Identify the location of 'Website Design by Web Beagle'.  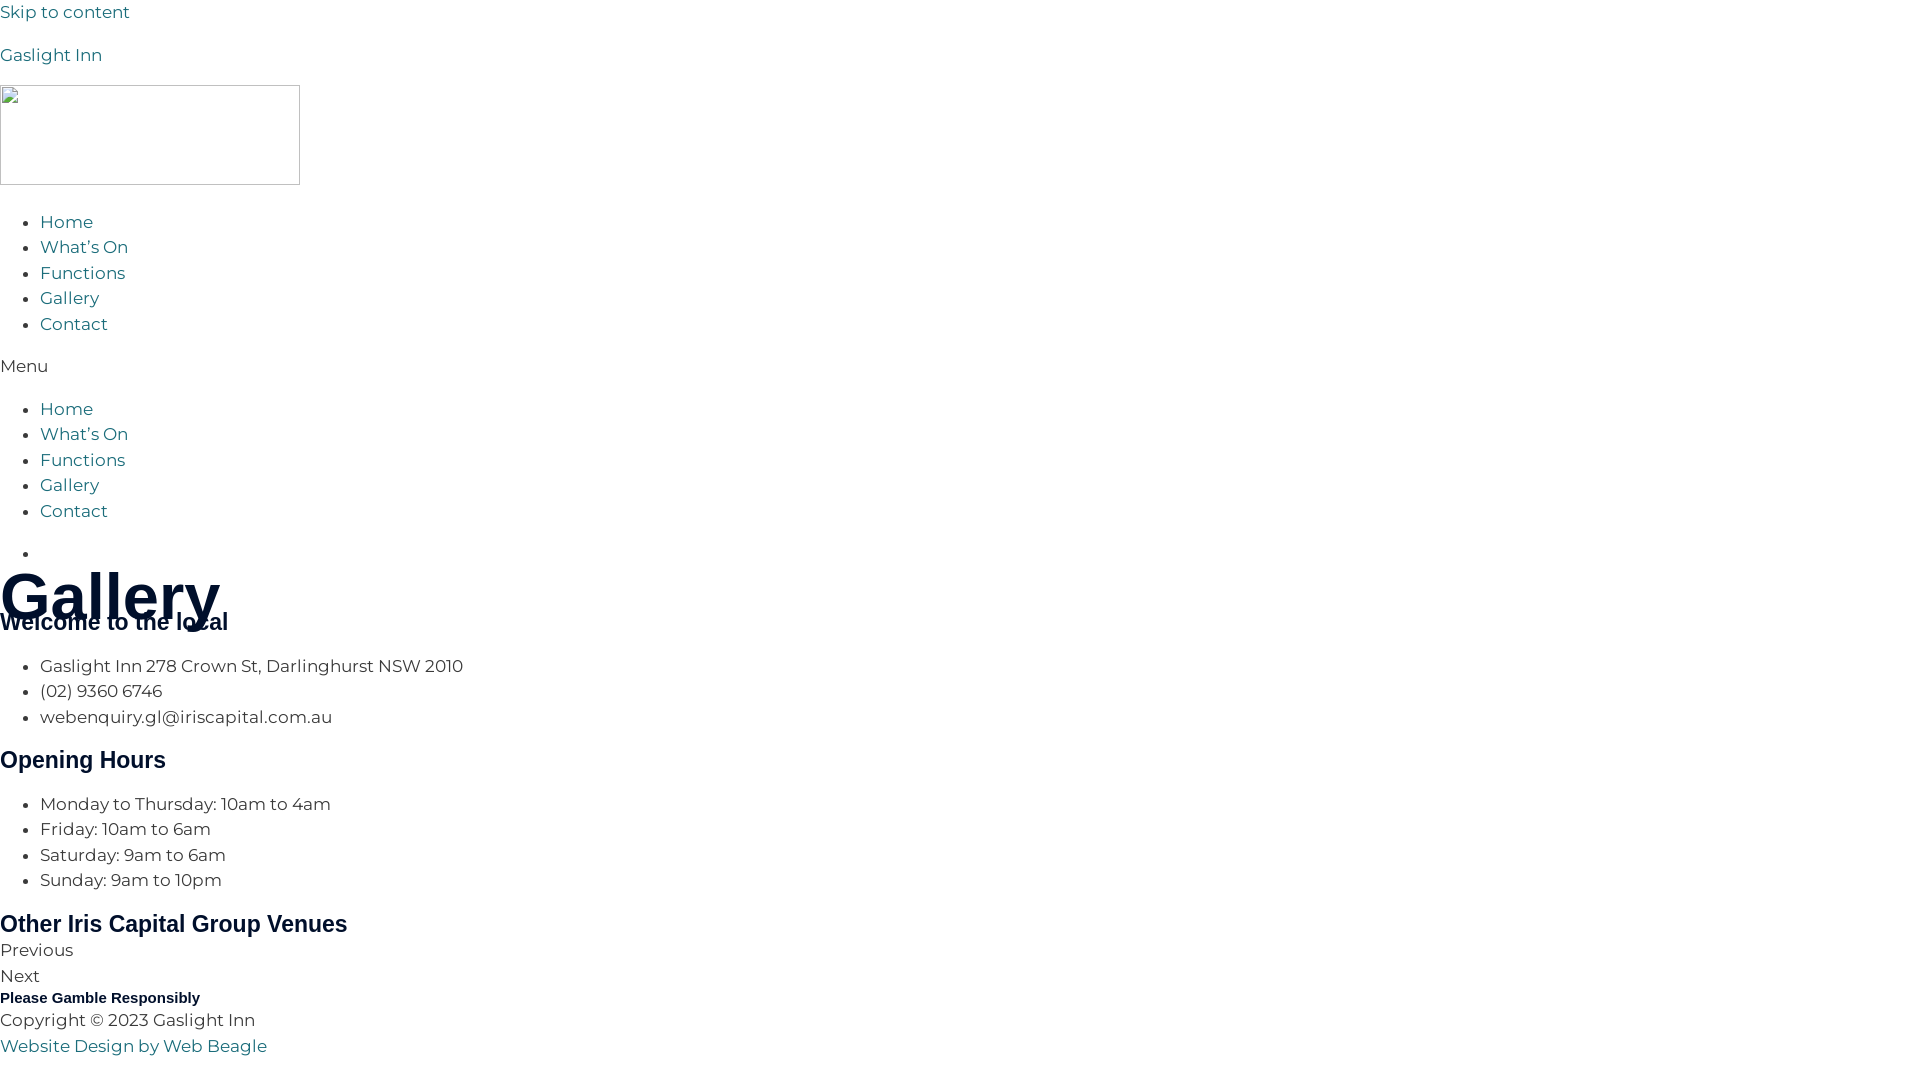
(132, 1044).